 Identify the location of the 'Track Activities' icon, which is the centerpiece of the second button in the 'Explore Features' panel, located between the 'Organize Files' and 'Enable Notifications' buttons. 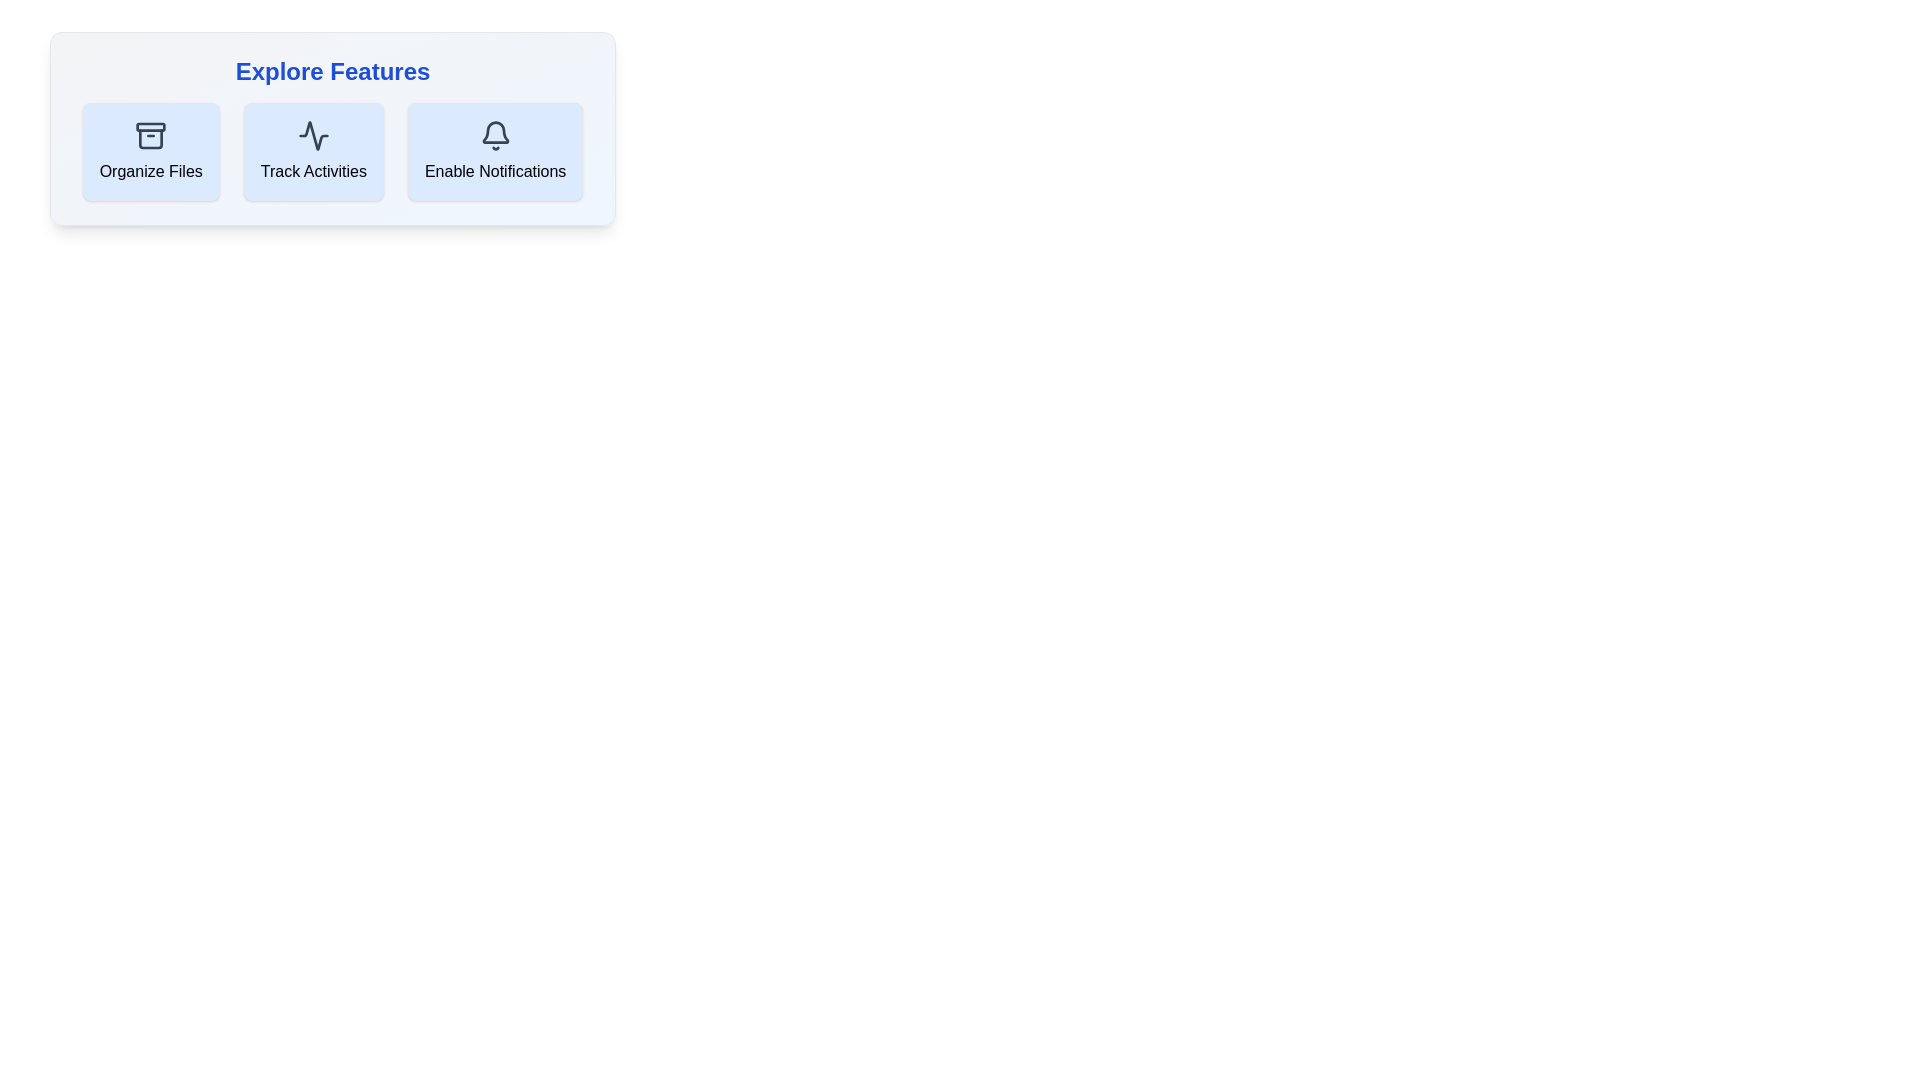
(312, 135).